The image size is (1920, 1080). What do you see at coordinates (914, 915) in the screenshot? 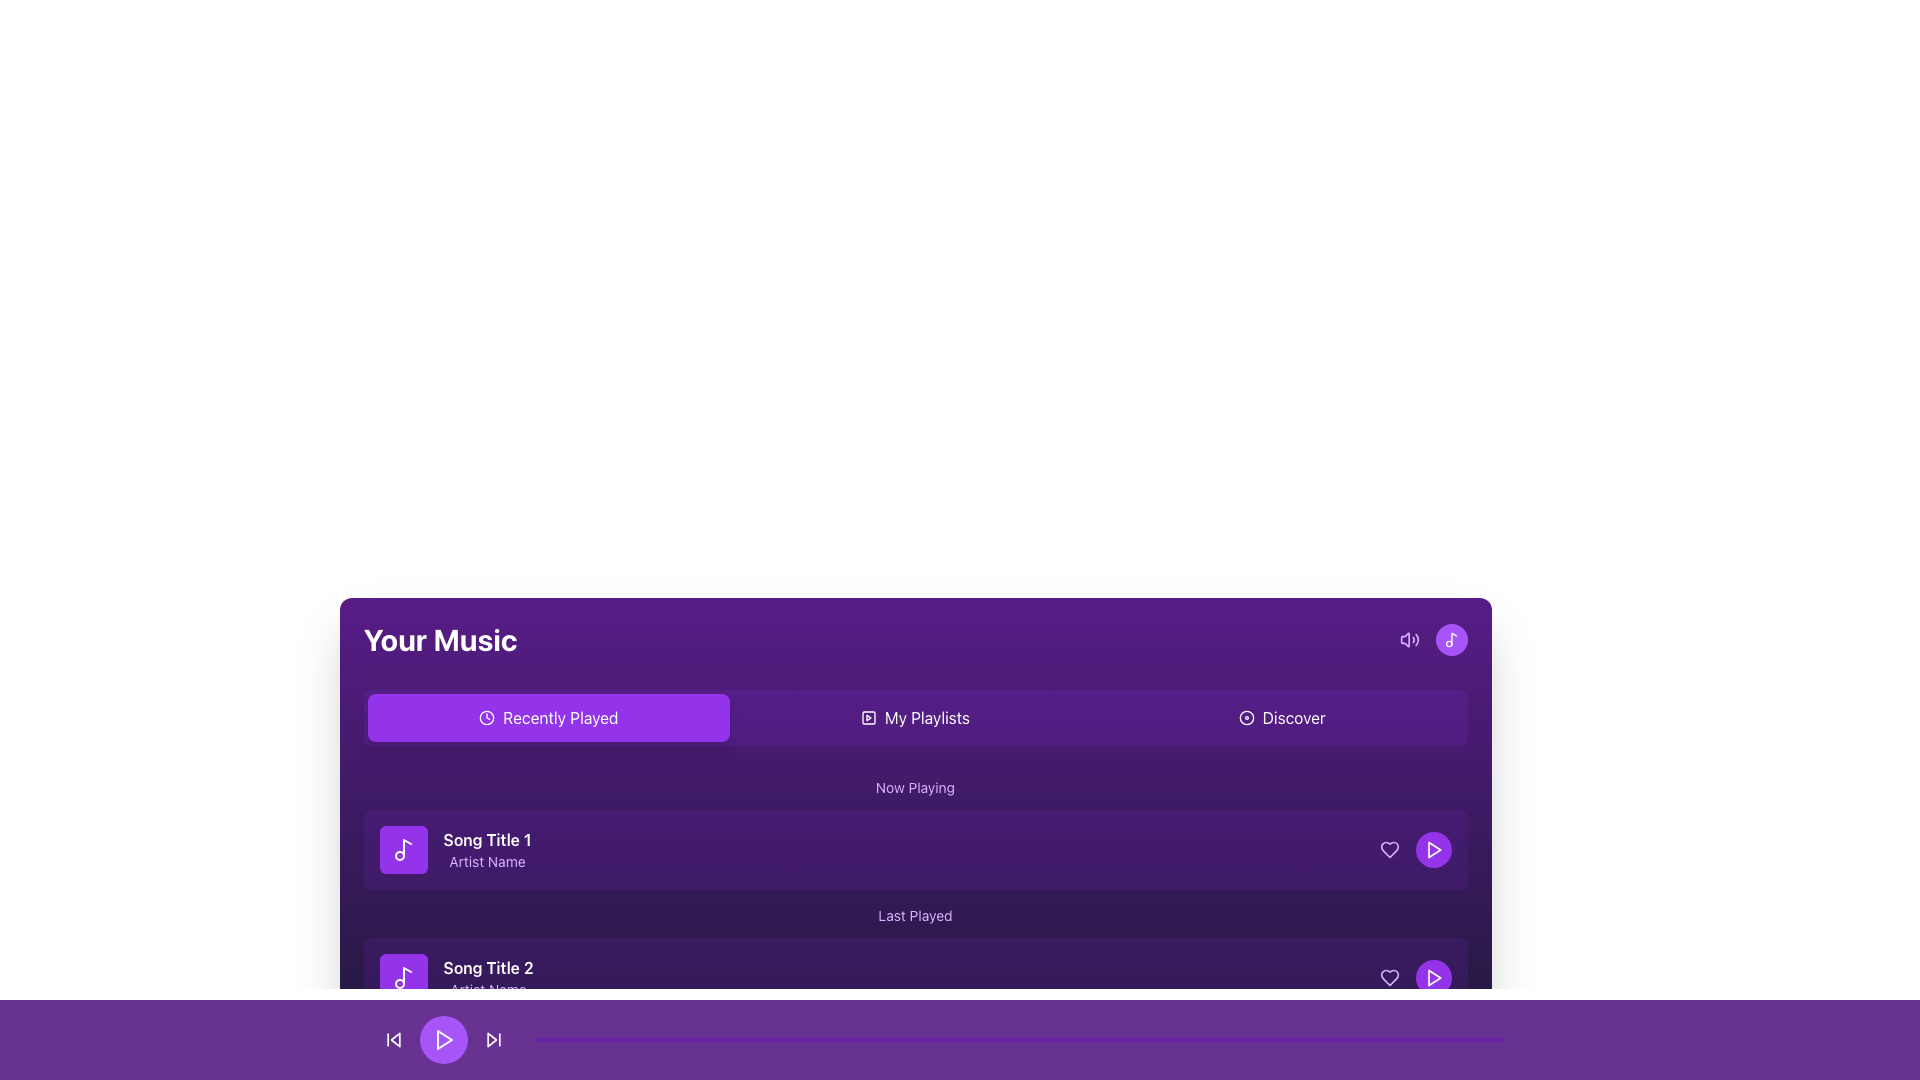
I see `the 'Last Played' text label element, which is a small purple font label located above the song title and artist name in the music playlist section` at bounding box center [914, 915].